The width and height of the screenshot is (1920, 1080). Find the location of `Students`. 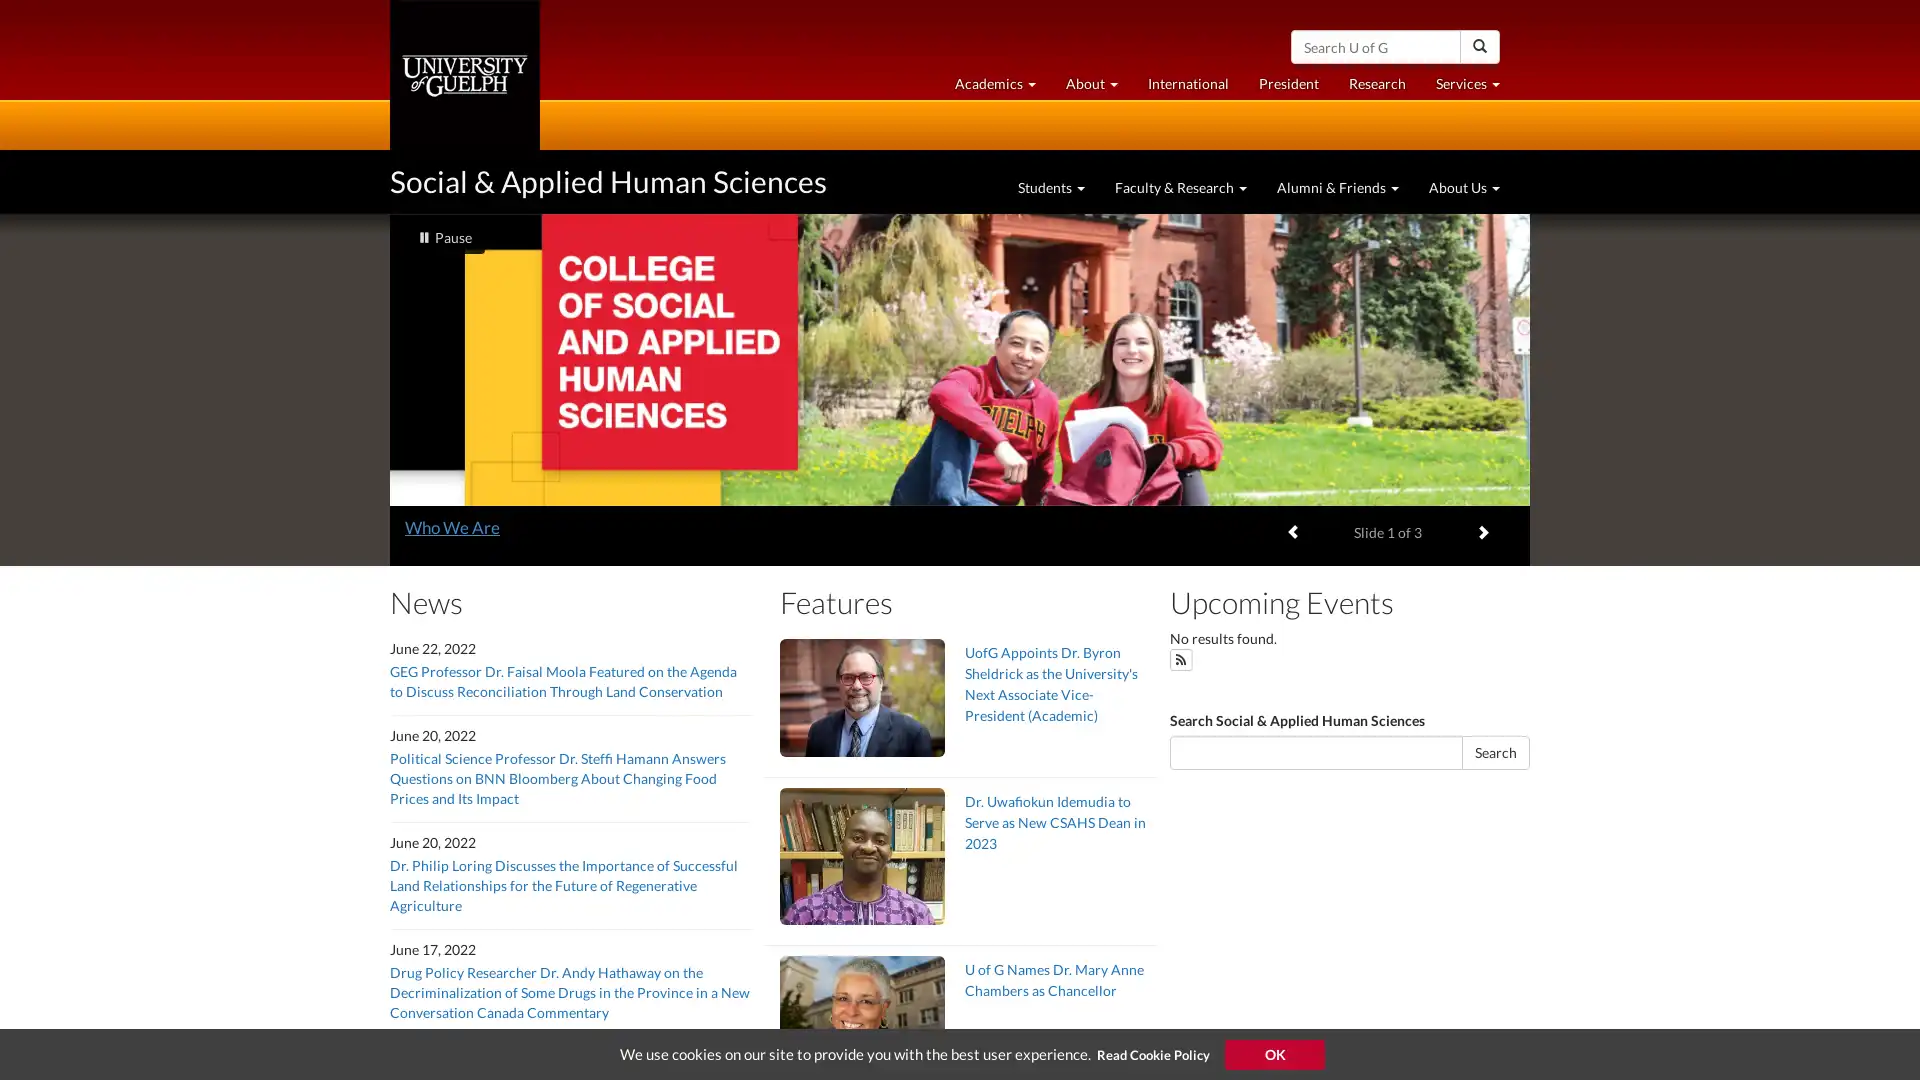

Students is located at coordinates (1050, 188).